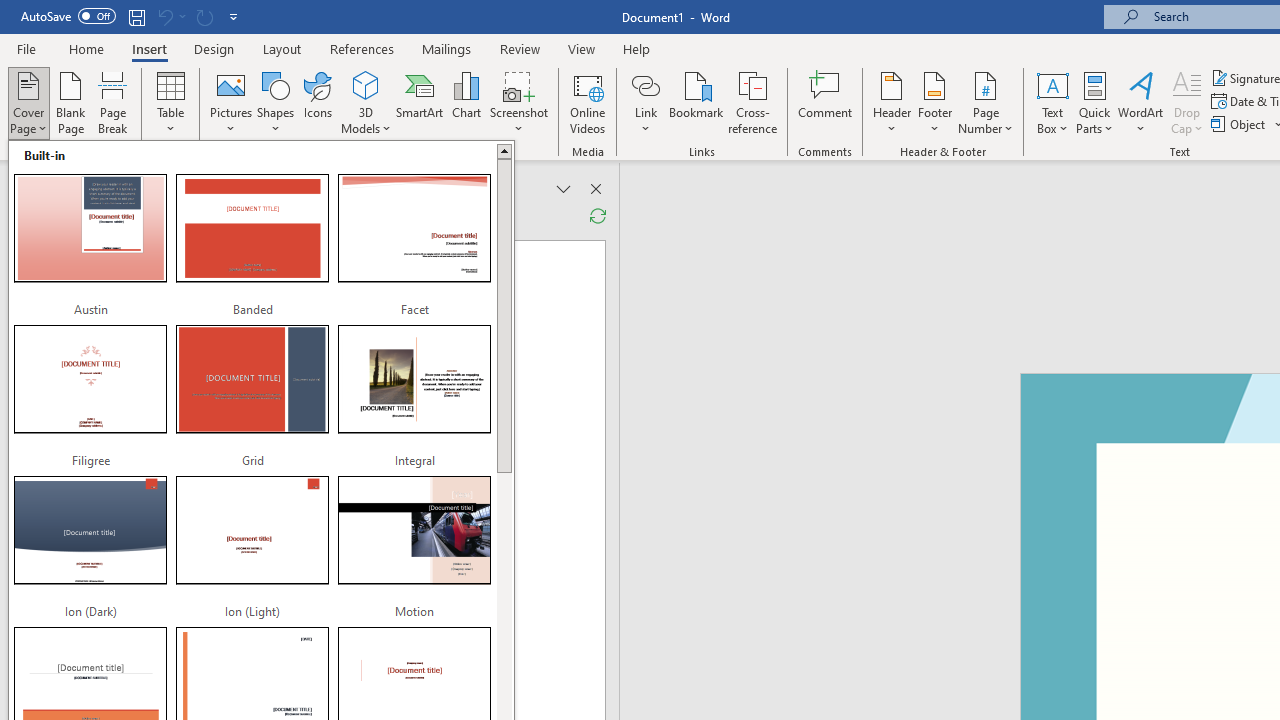 The width and height of the screenshot is (1280, 720). I want to click on 'Page Number', so click(986, 103).